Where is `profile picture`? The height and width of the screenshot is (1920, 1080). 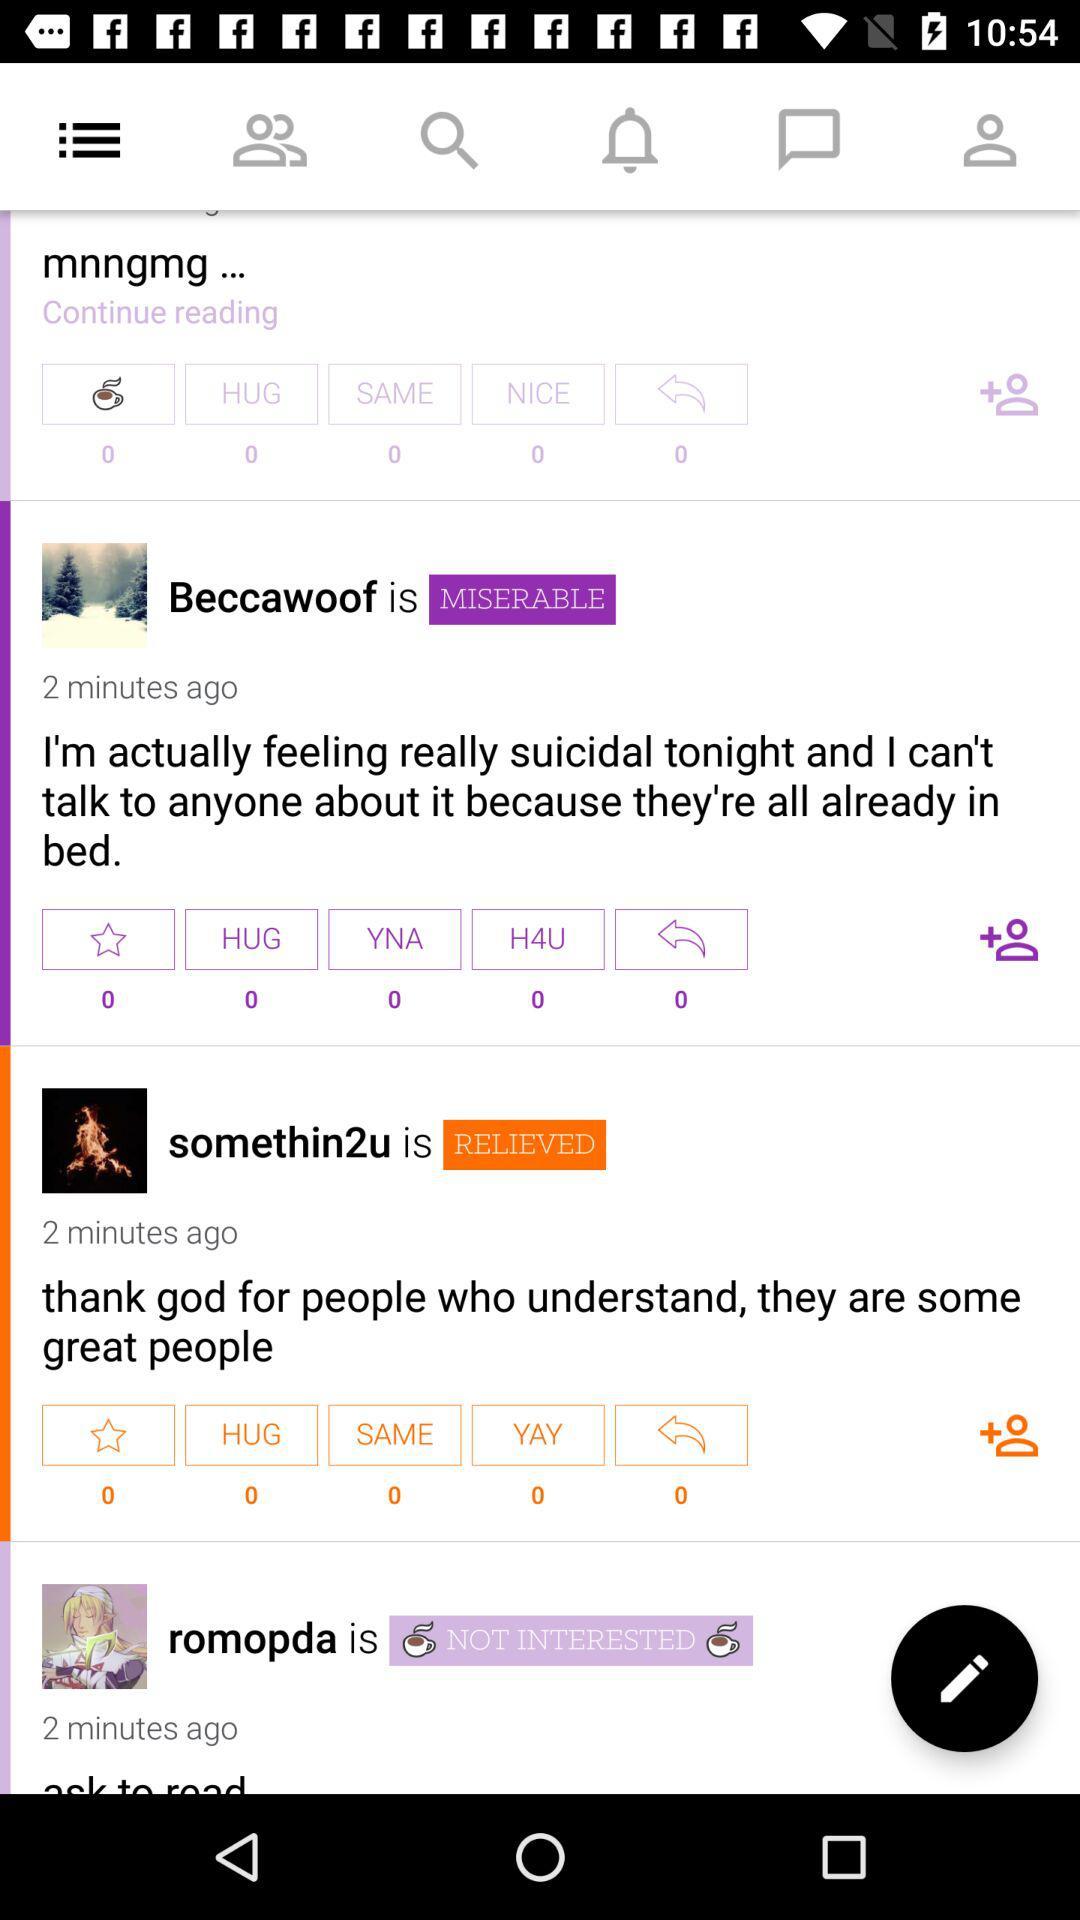
profile picture is located at coordinates (94, 1140).